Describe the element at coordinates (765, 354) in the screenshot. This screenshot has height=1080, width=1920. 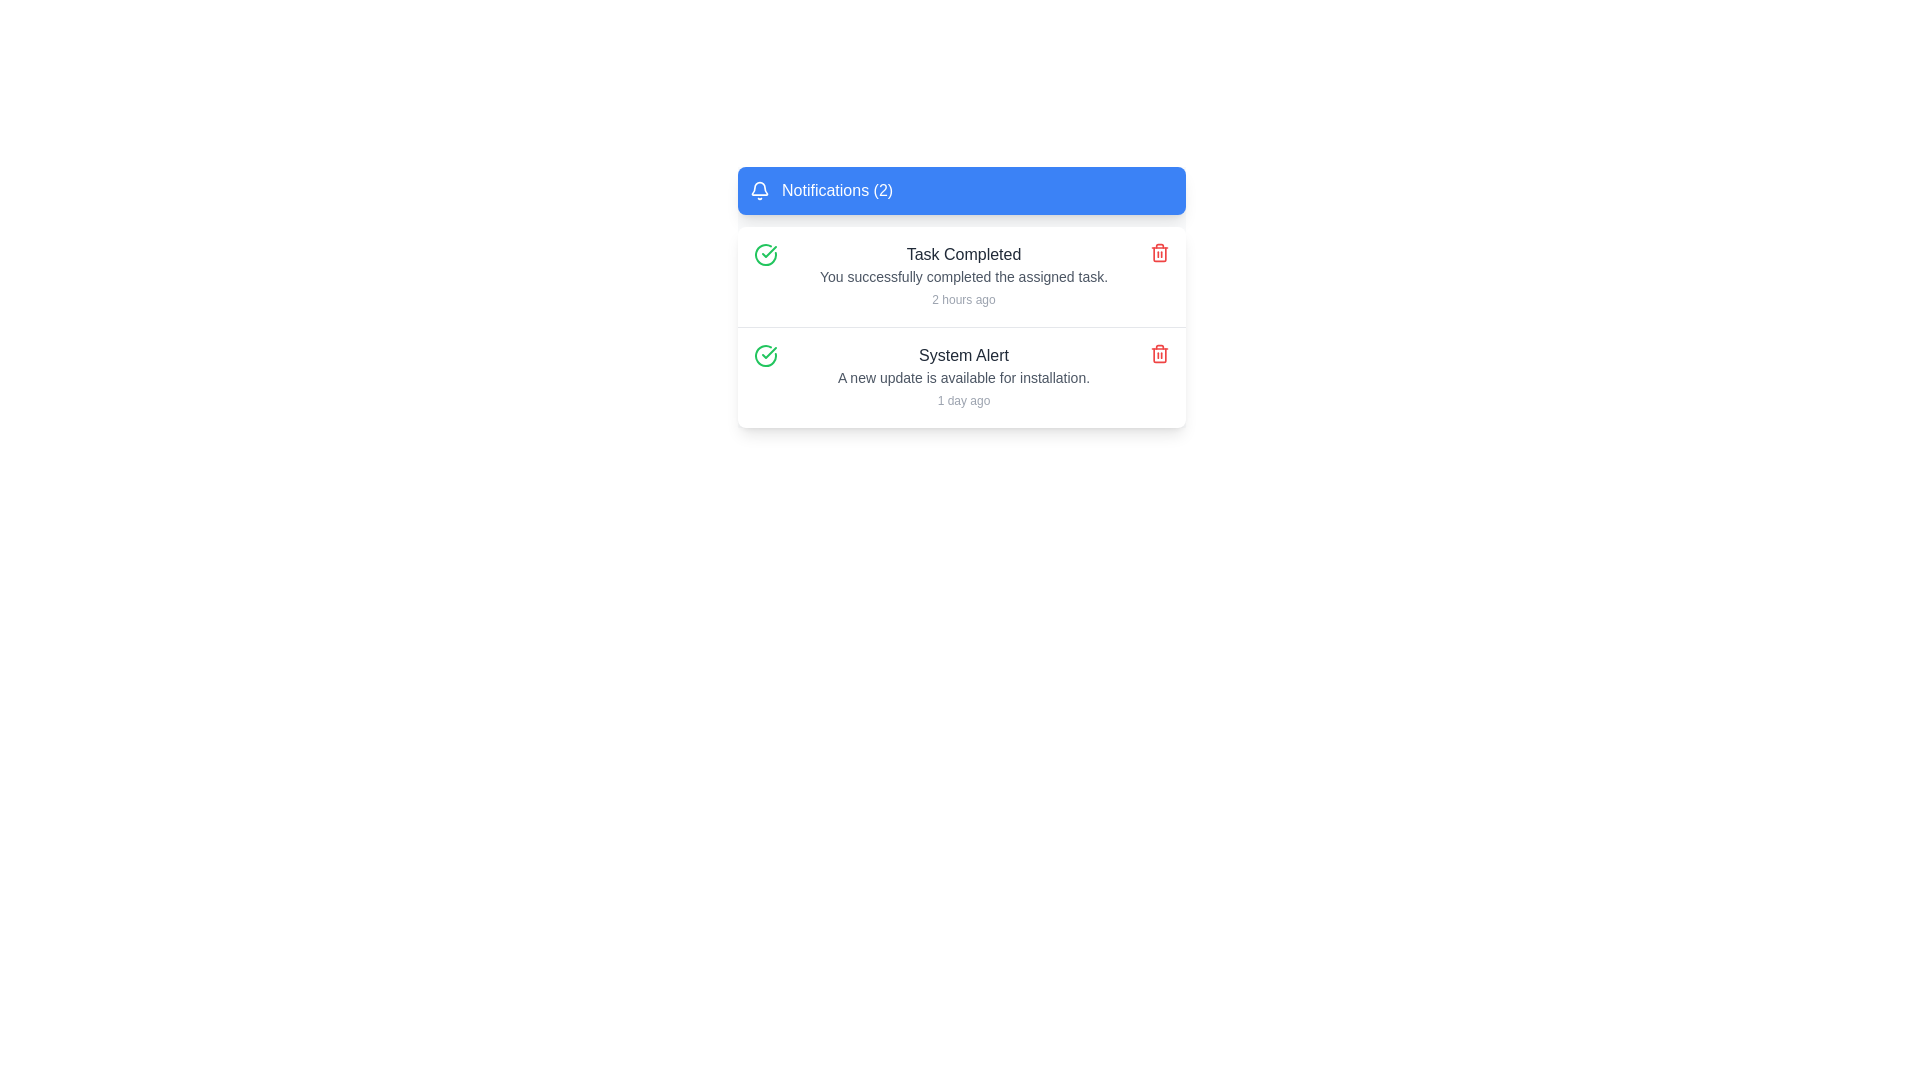
I see `the solid green circle icon with a checkmark symbol located to the left of the 'System Alert' text in the middle section of the notification card` at that location.